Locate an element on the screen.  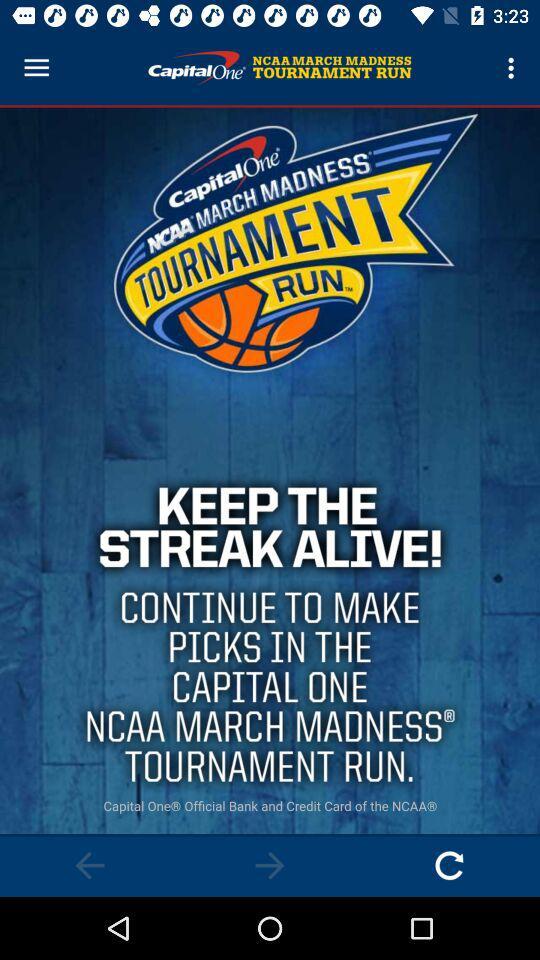
the arrow_forward icon is located at coordinates (270, 864).